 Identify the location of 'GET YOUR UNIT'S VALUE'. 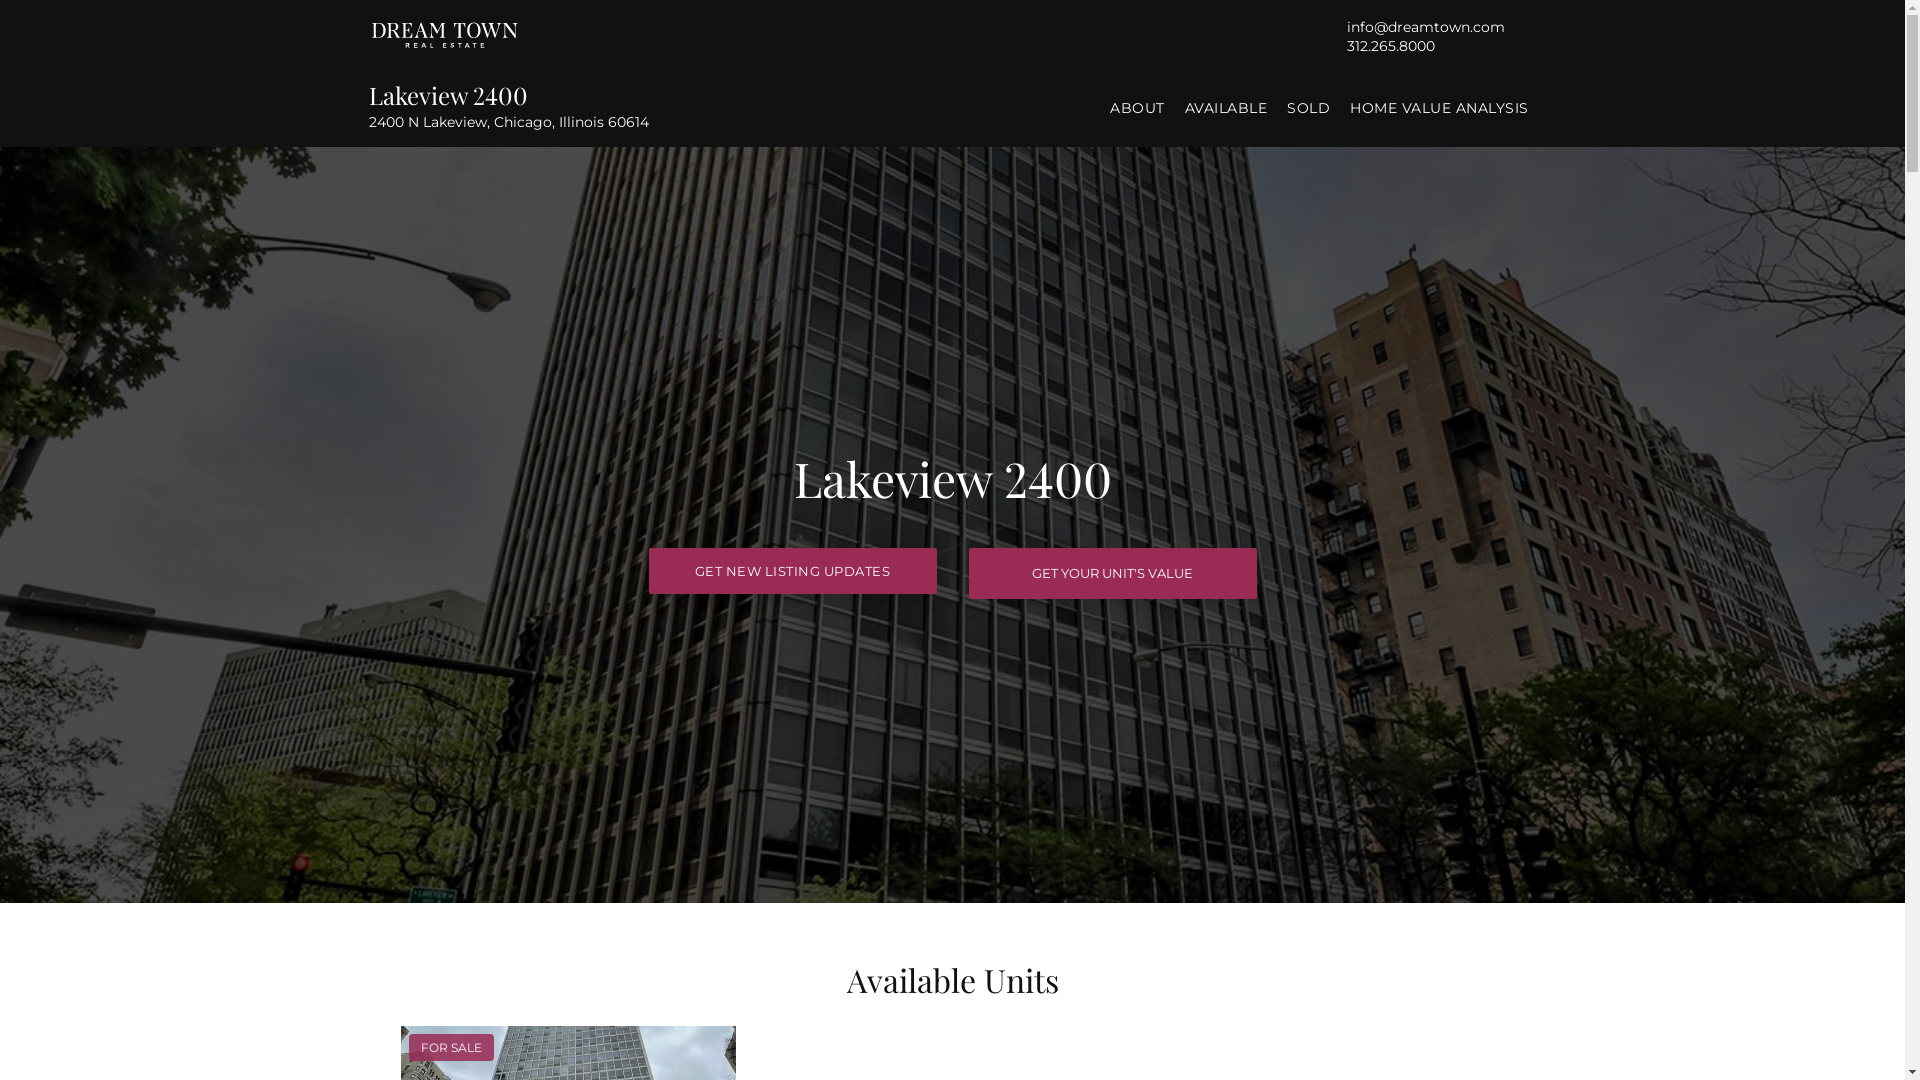
(1111, 573).